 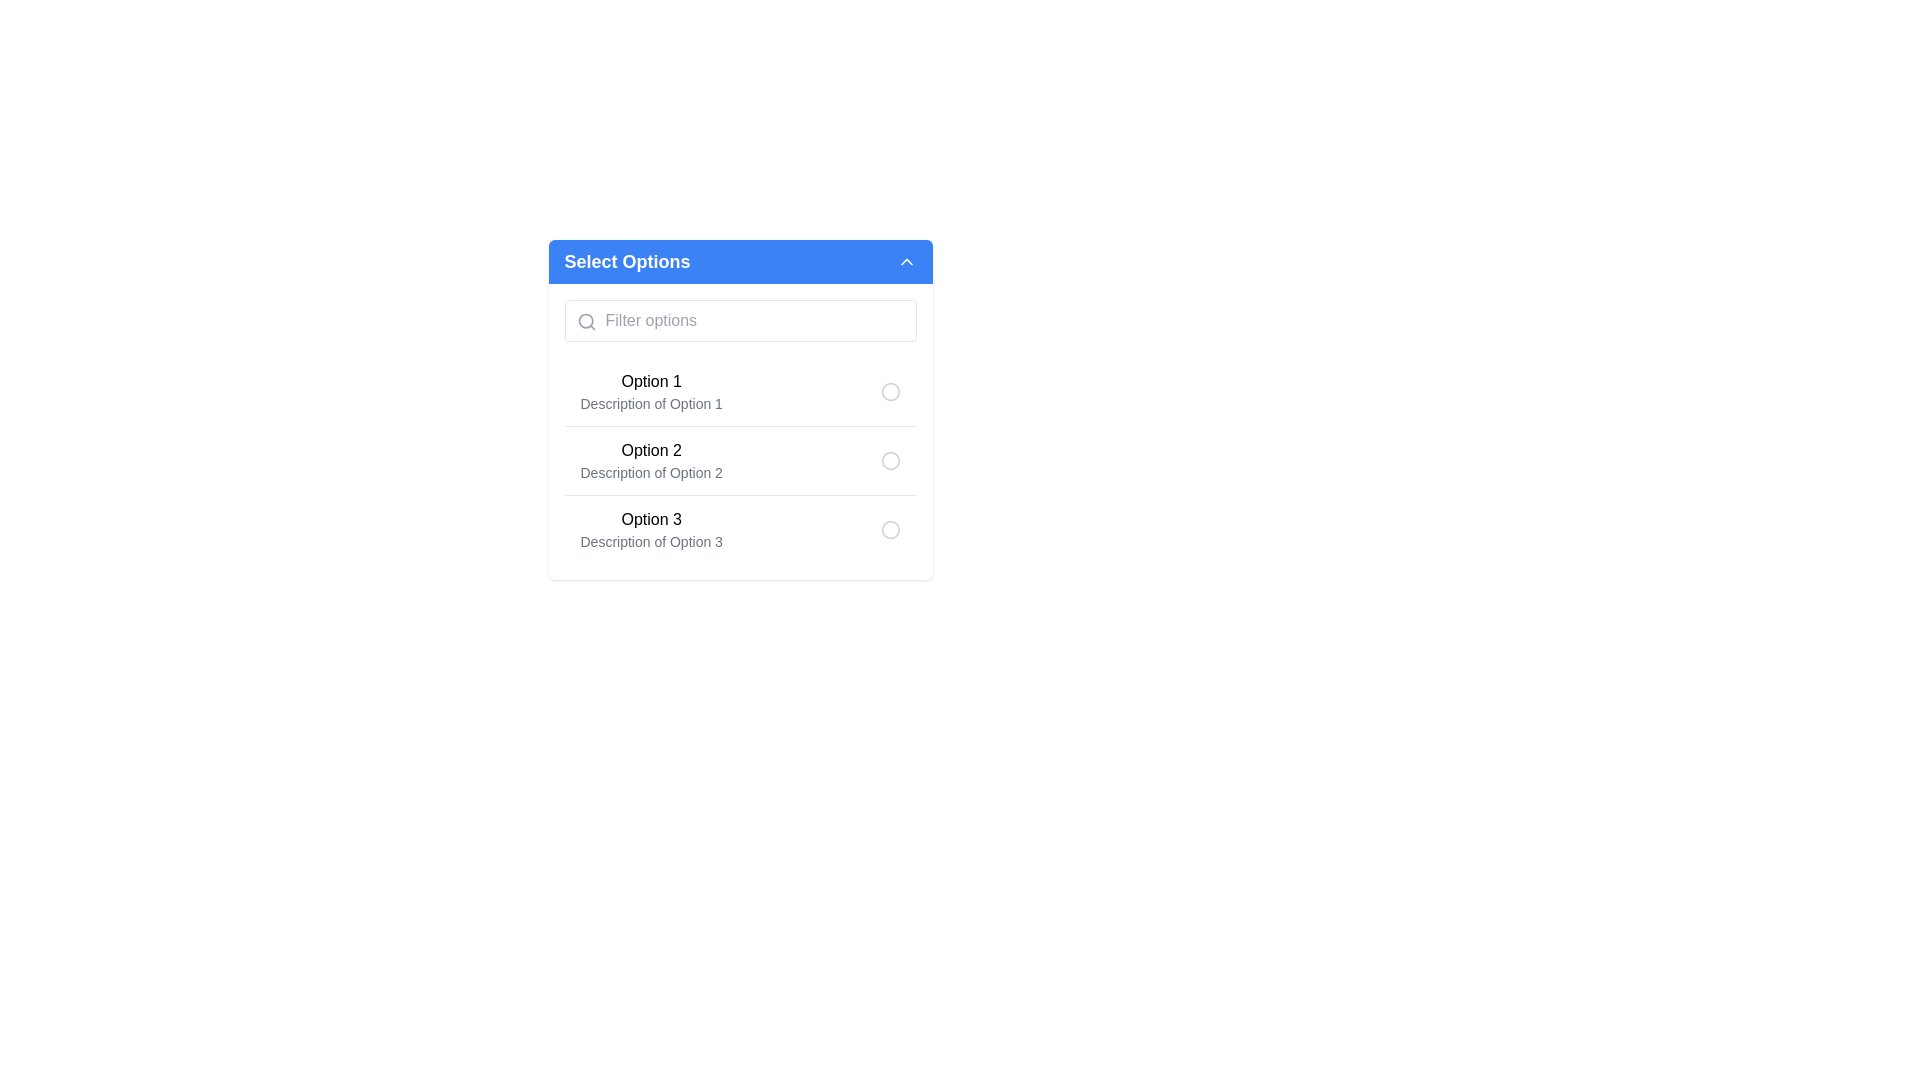 What do you see at coordinates (626, 261) in the screenshot?
I see `the 'Select Options' text label, which is prominently displayed in bold font within the blue rectangular dropdown header area` at bounding box center [626, 261].